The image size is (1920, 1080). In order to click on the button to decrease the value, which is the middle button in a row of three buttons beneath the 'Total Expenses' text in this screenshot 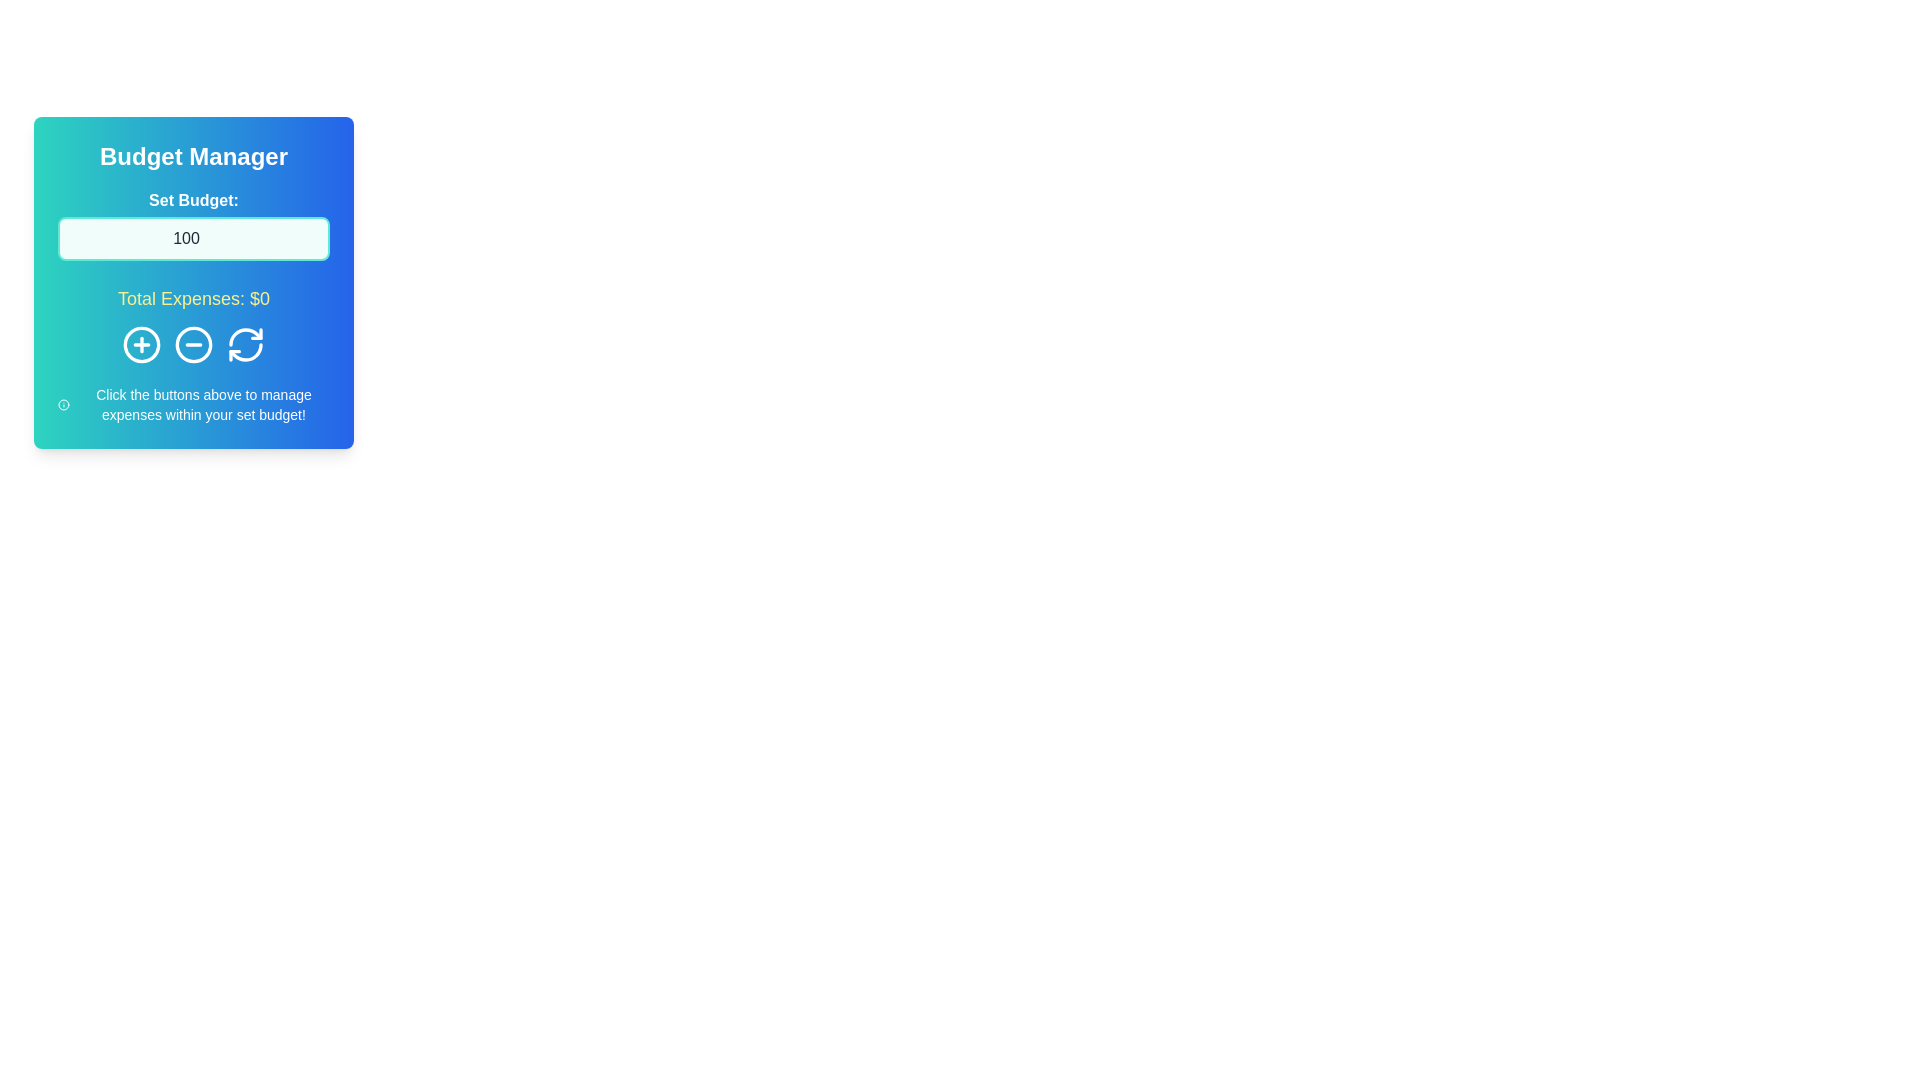, I will do `click(193, 343)`.